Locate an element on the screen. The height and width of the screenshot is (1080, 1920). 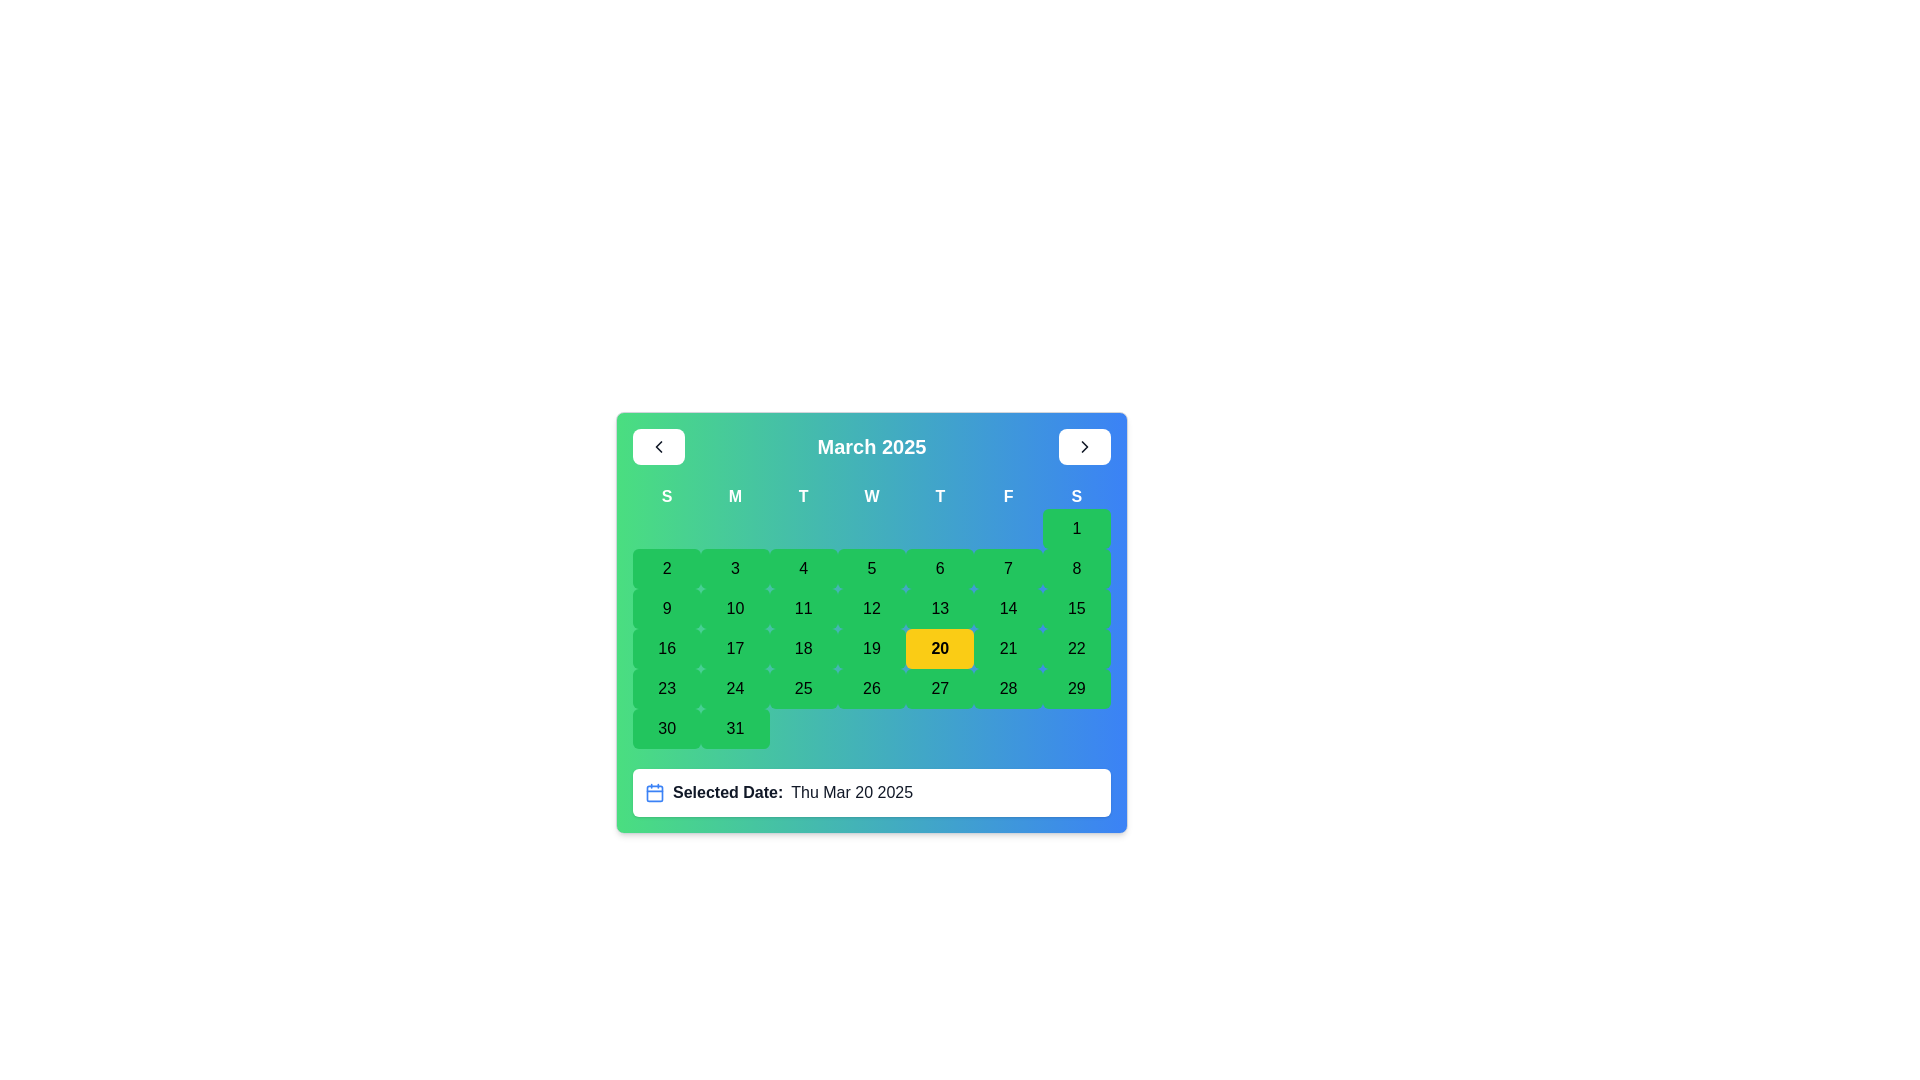
the Text label that displays the currently selected date in the date picker interface, located at the end of the 'Selected Date:' section is located at coordinates (852, 792).